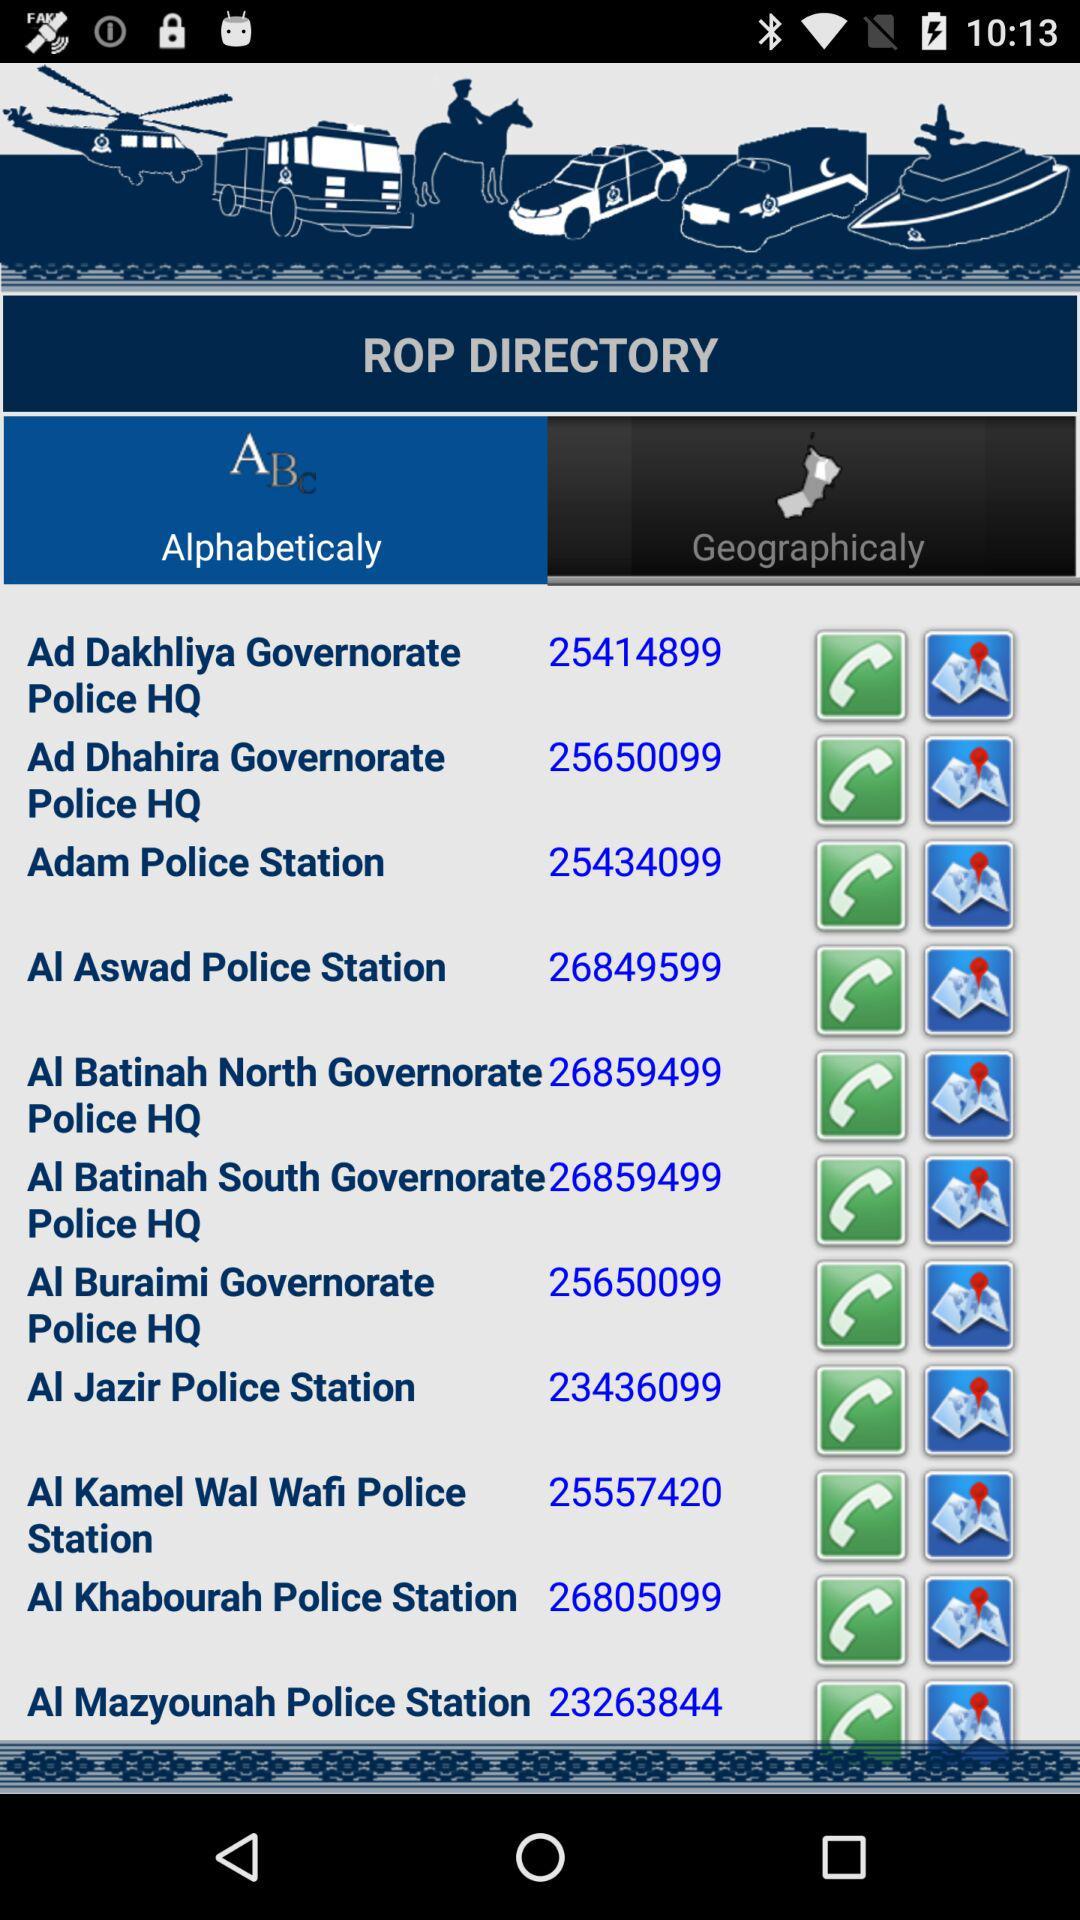 This screenshot has height=1920, width=1080. Describe the element at coordinates (859, 1510) in the screenshot. I see `the call icon` at that location.